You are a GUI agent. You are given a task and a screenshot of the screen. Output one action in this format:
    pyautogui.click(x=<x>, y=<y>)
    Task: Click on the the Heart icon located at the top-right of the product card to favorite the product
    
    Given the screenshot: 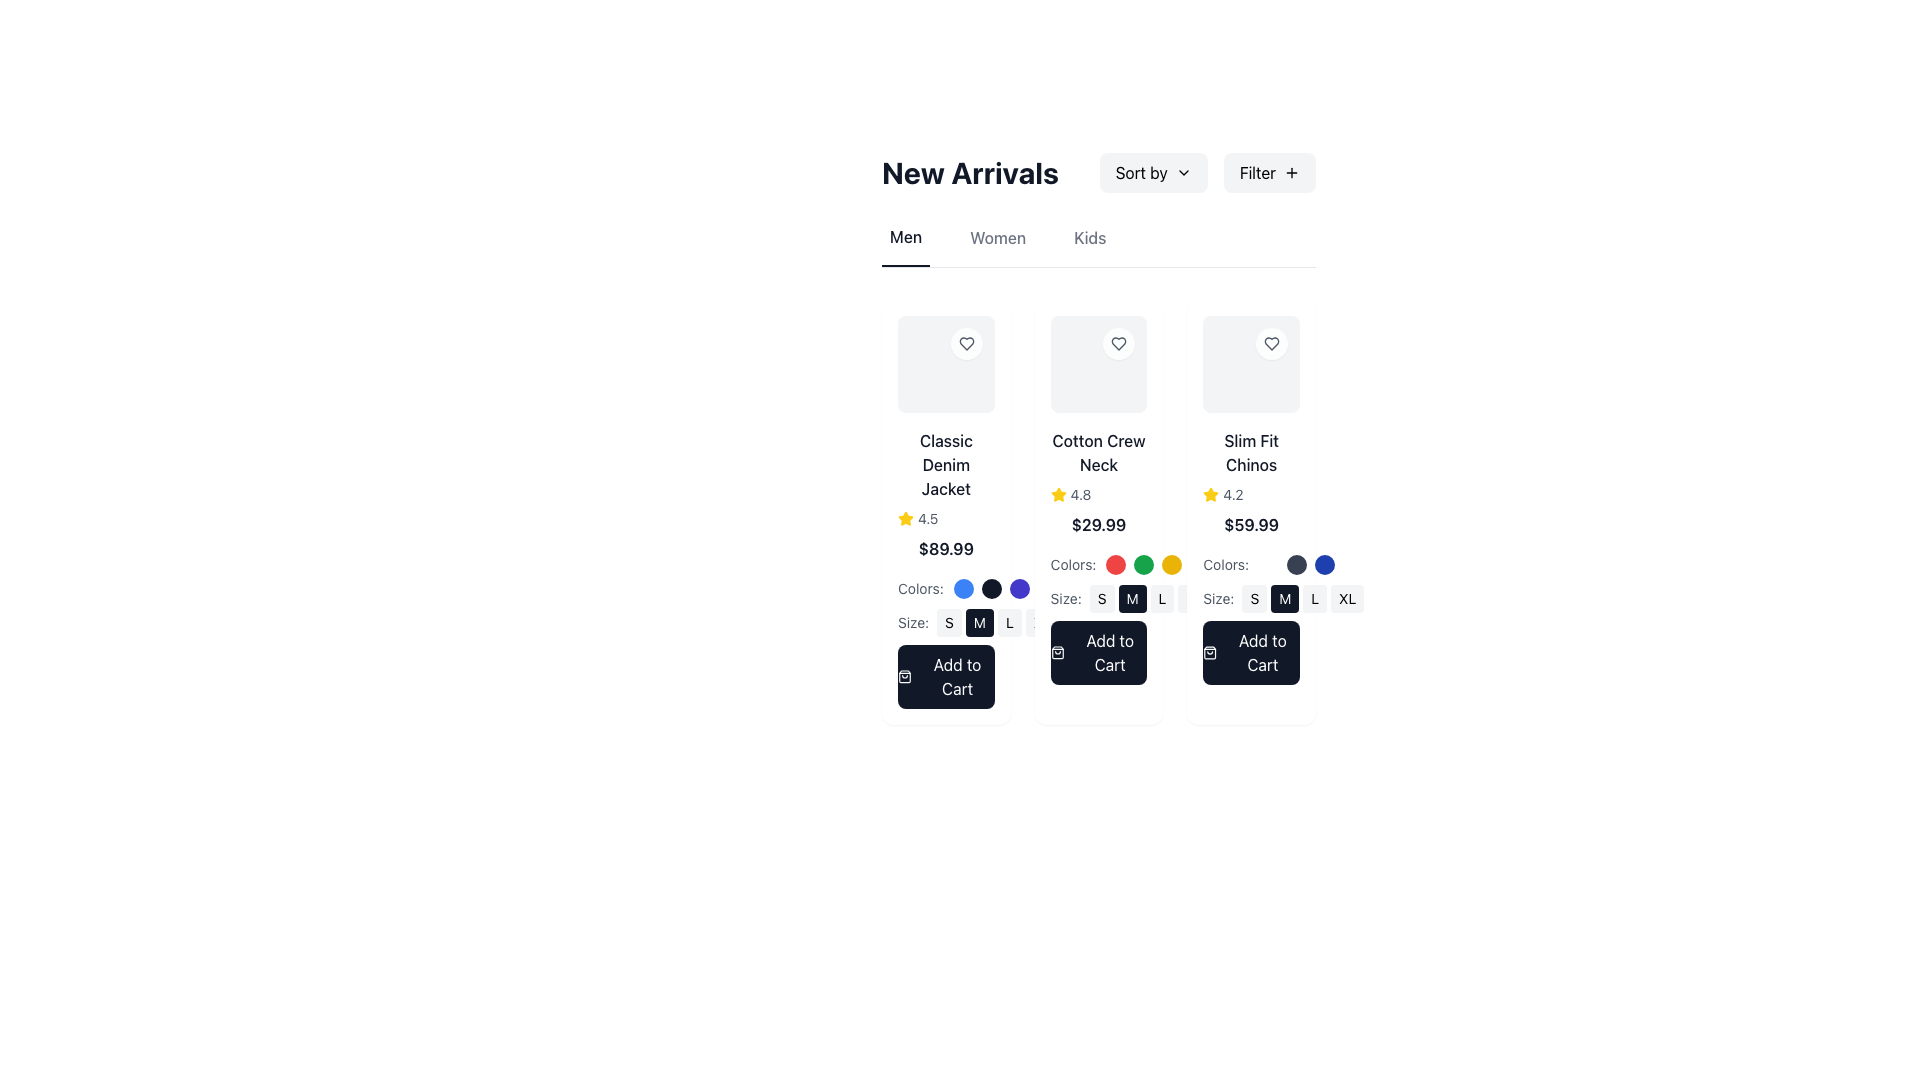 What is the action you would take?
    pyautogui.click(x=1118, y=342)
    